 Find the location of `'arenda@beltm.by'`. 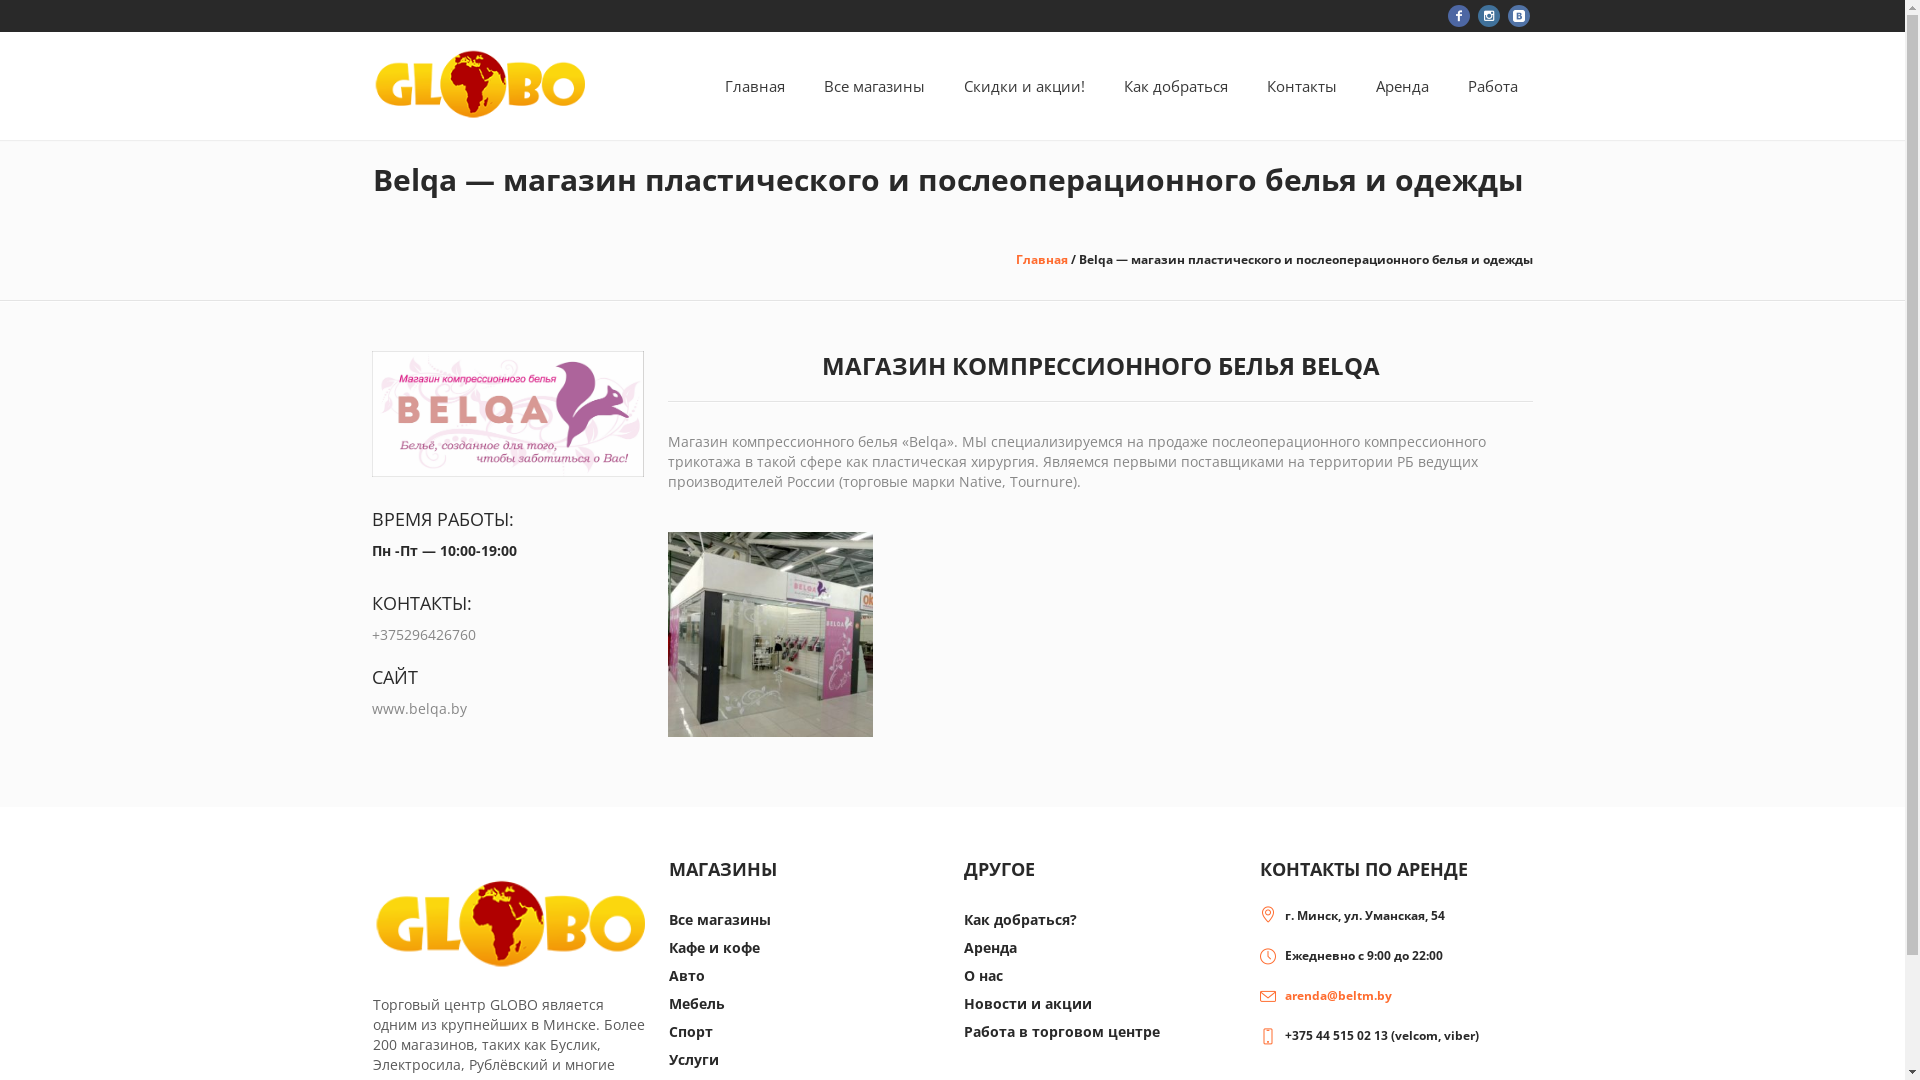

'arenda@beltm.by' is located at coordinates (1338, 995).